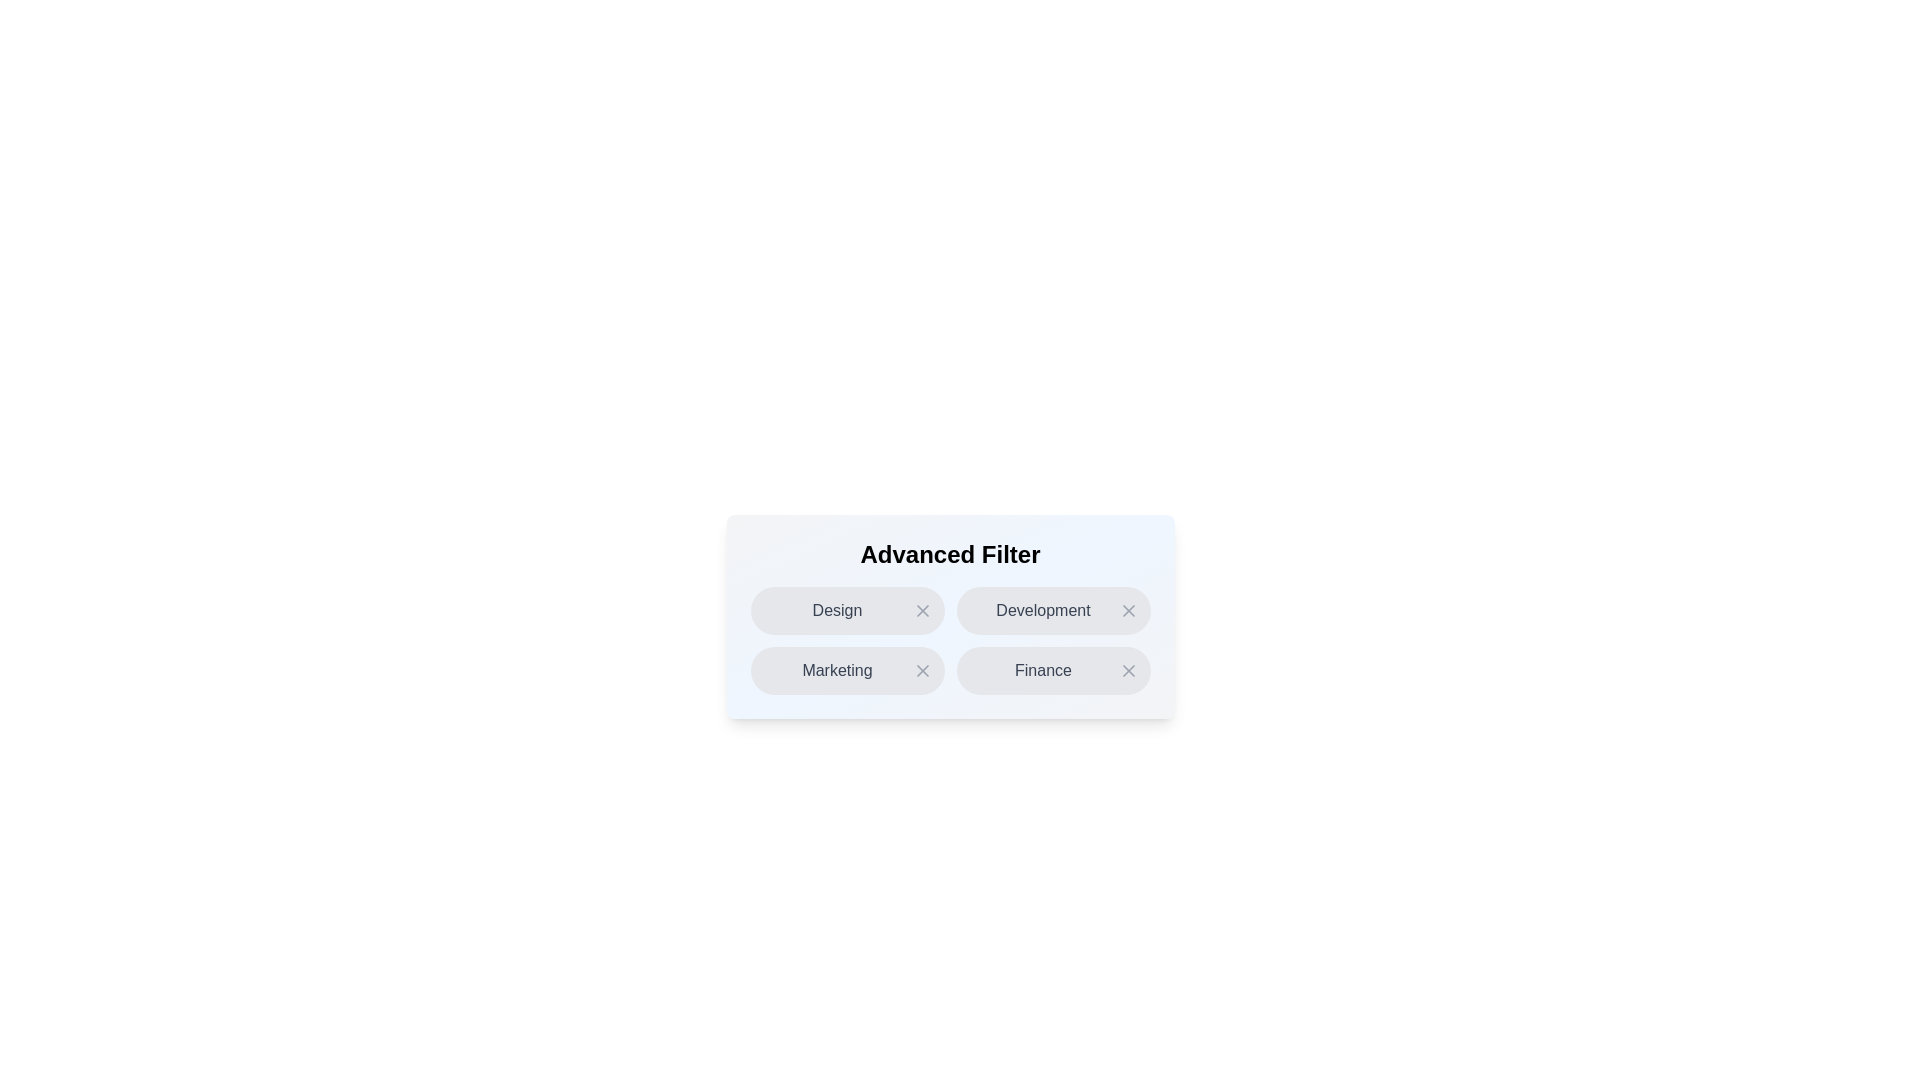  Describe the element at coordinates (847, 671) in the screenshot. I see `the chip labeled Marketing` at that location.